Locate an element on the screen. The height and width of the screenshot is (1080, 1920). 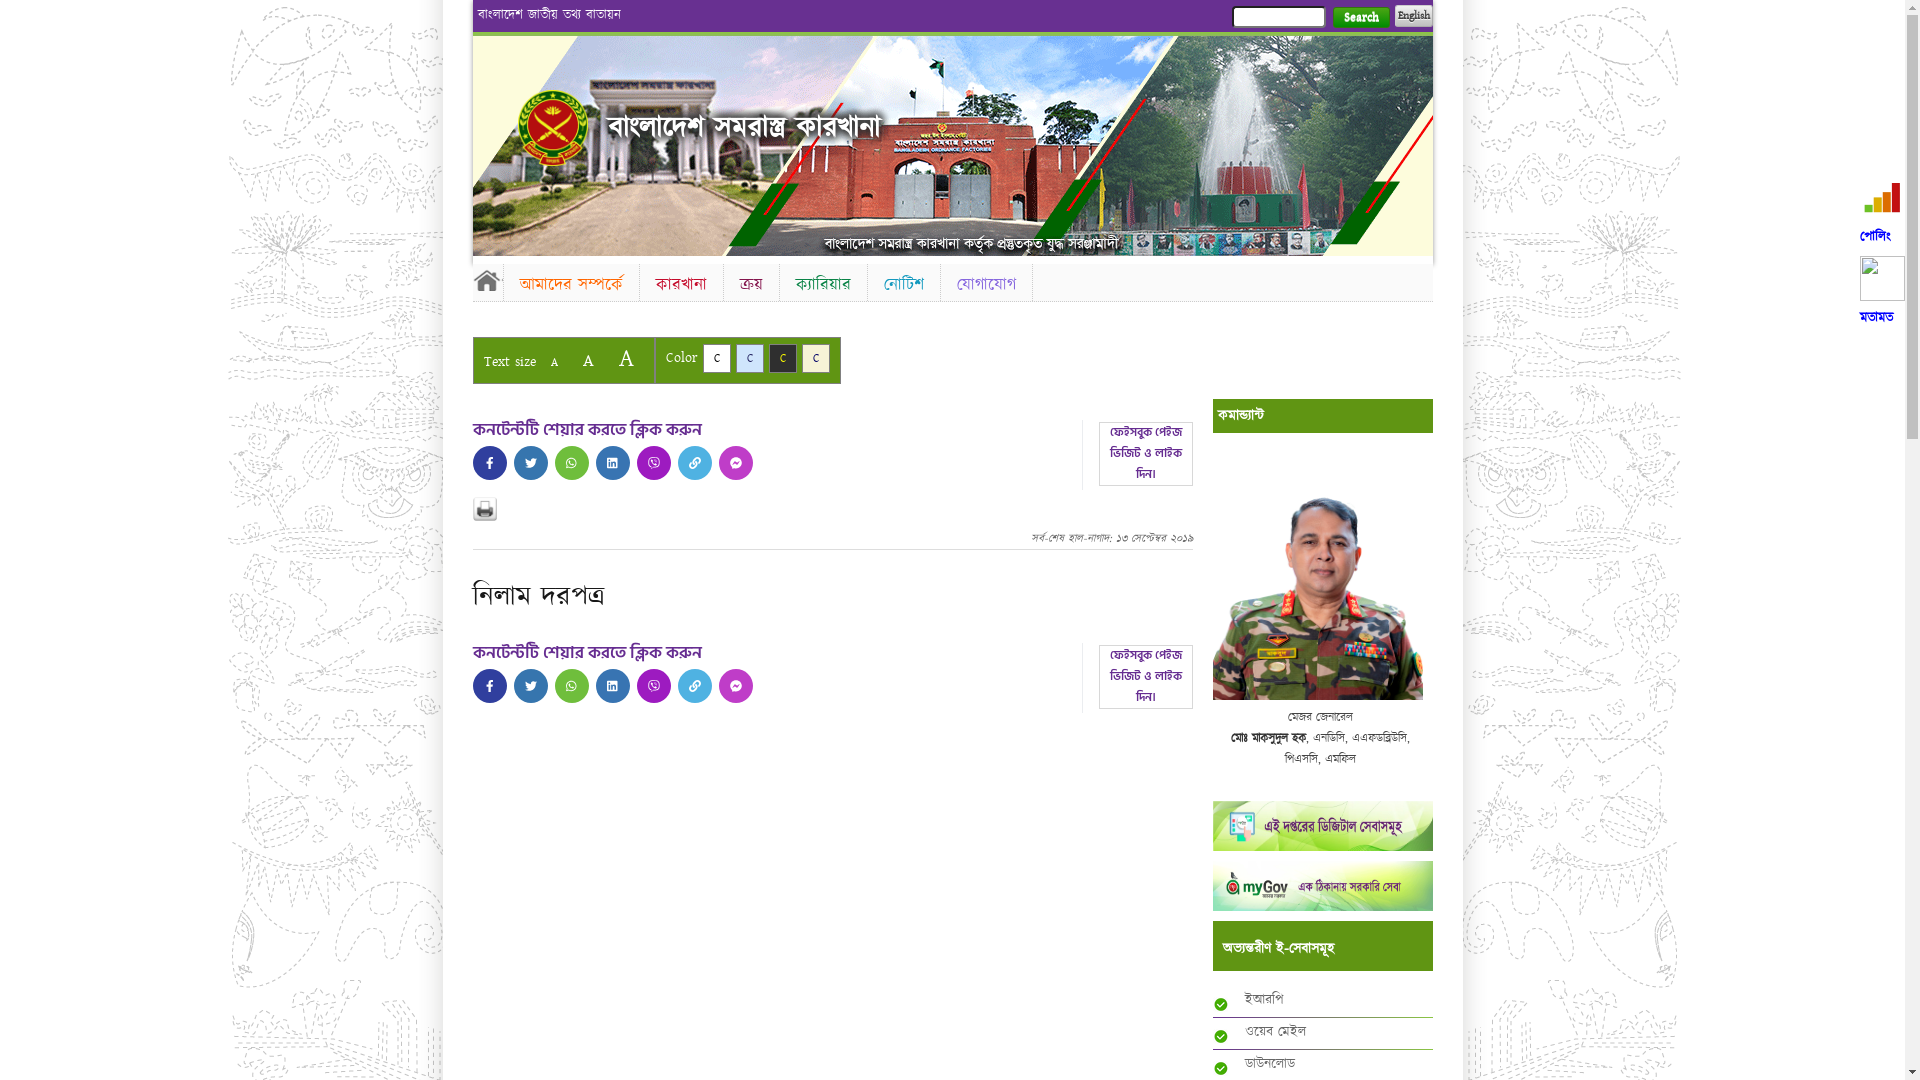
'C' is located at coordinates (767, 357).